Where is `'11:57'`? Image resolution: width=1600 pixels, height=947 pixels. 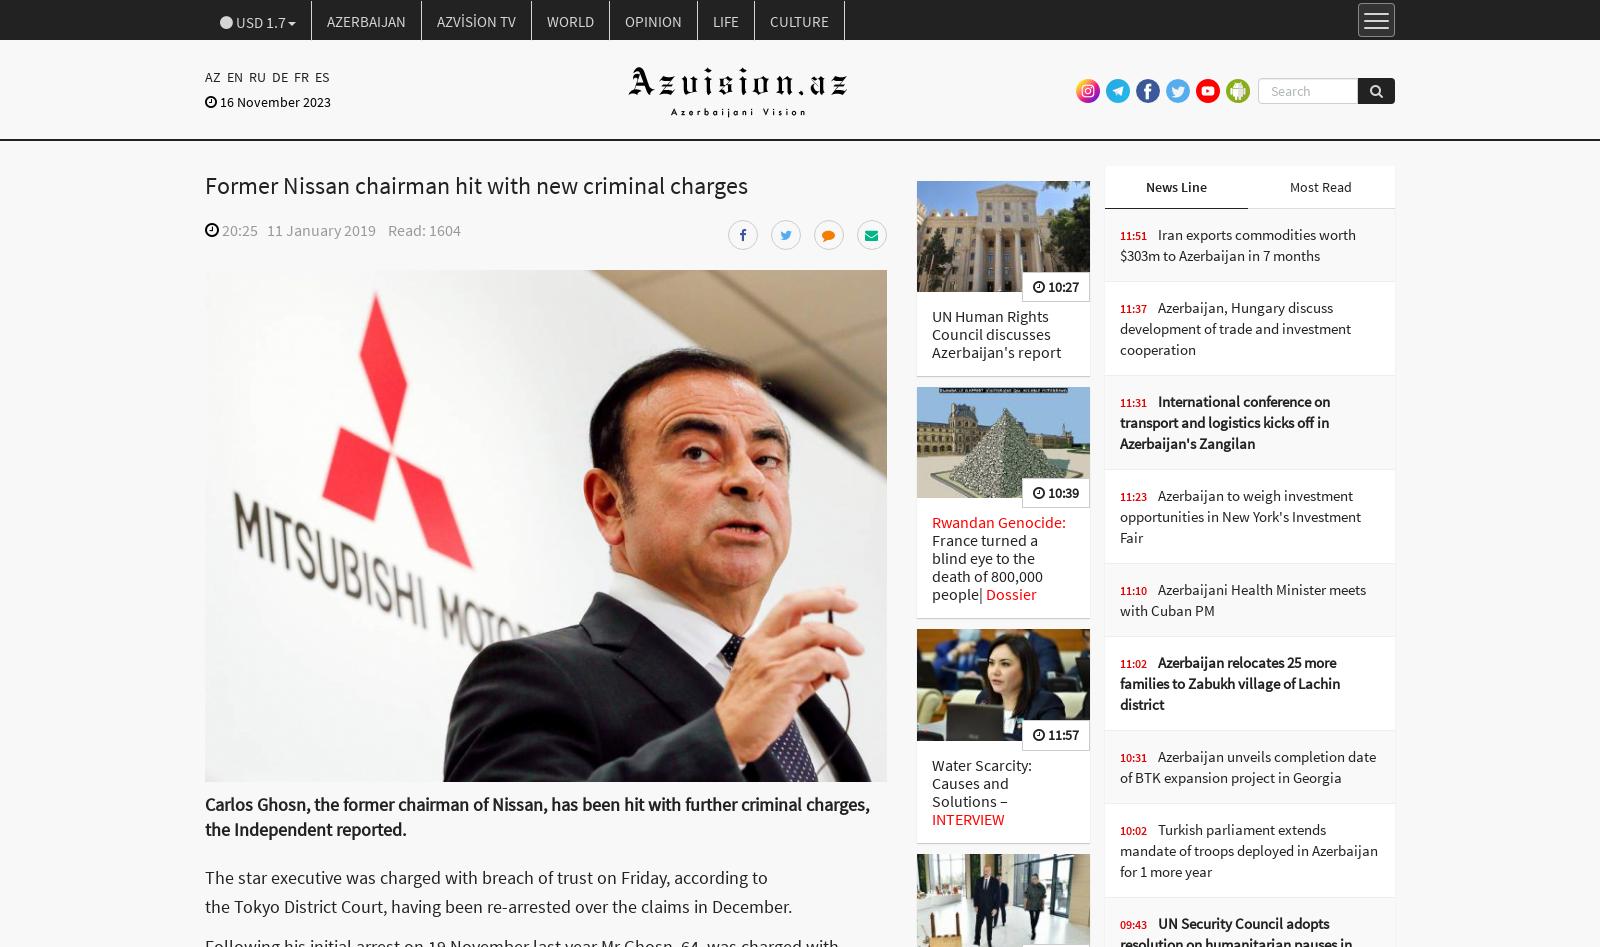 '11:57' is located at coordinates (1060, 733).